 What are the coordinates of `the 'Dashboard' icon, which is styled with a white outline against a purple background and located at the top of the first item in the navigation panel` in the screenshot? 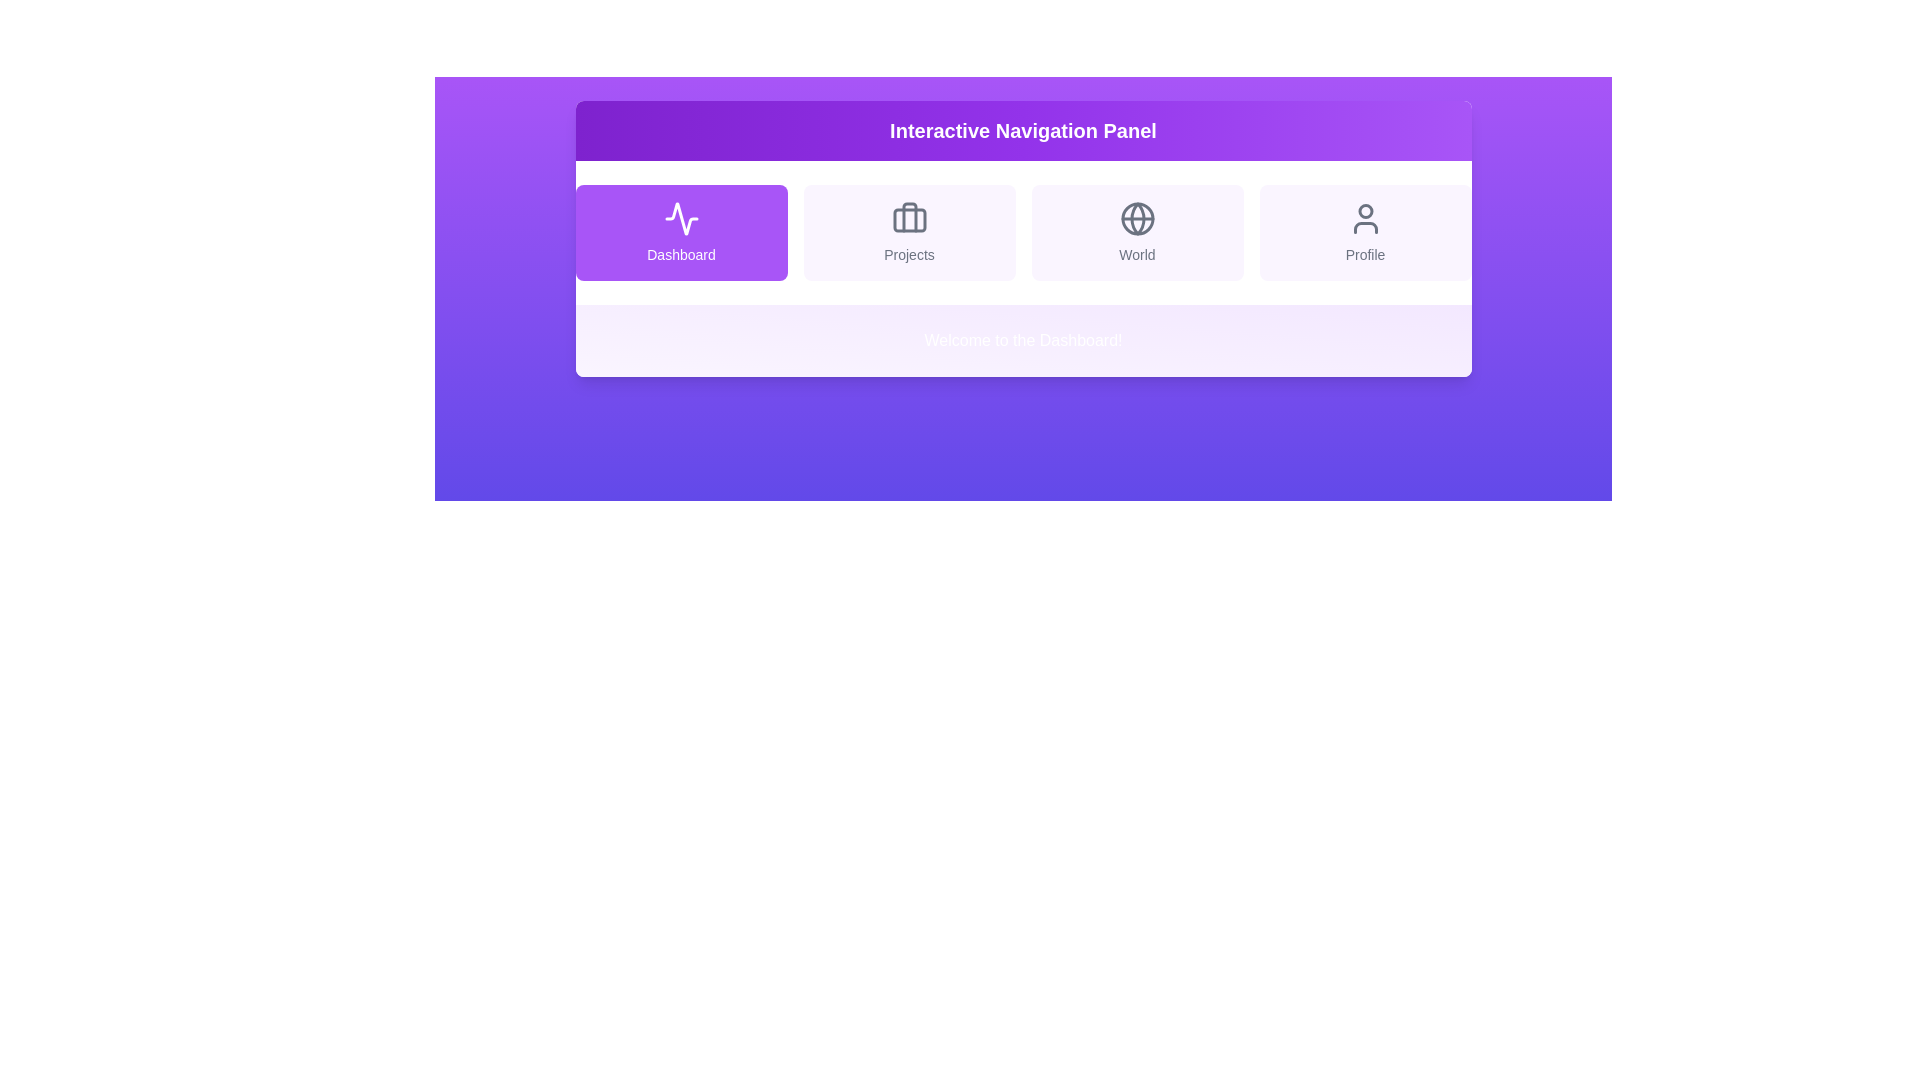 It's located at (681, 219).